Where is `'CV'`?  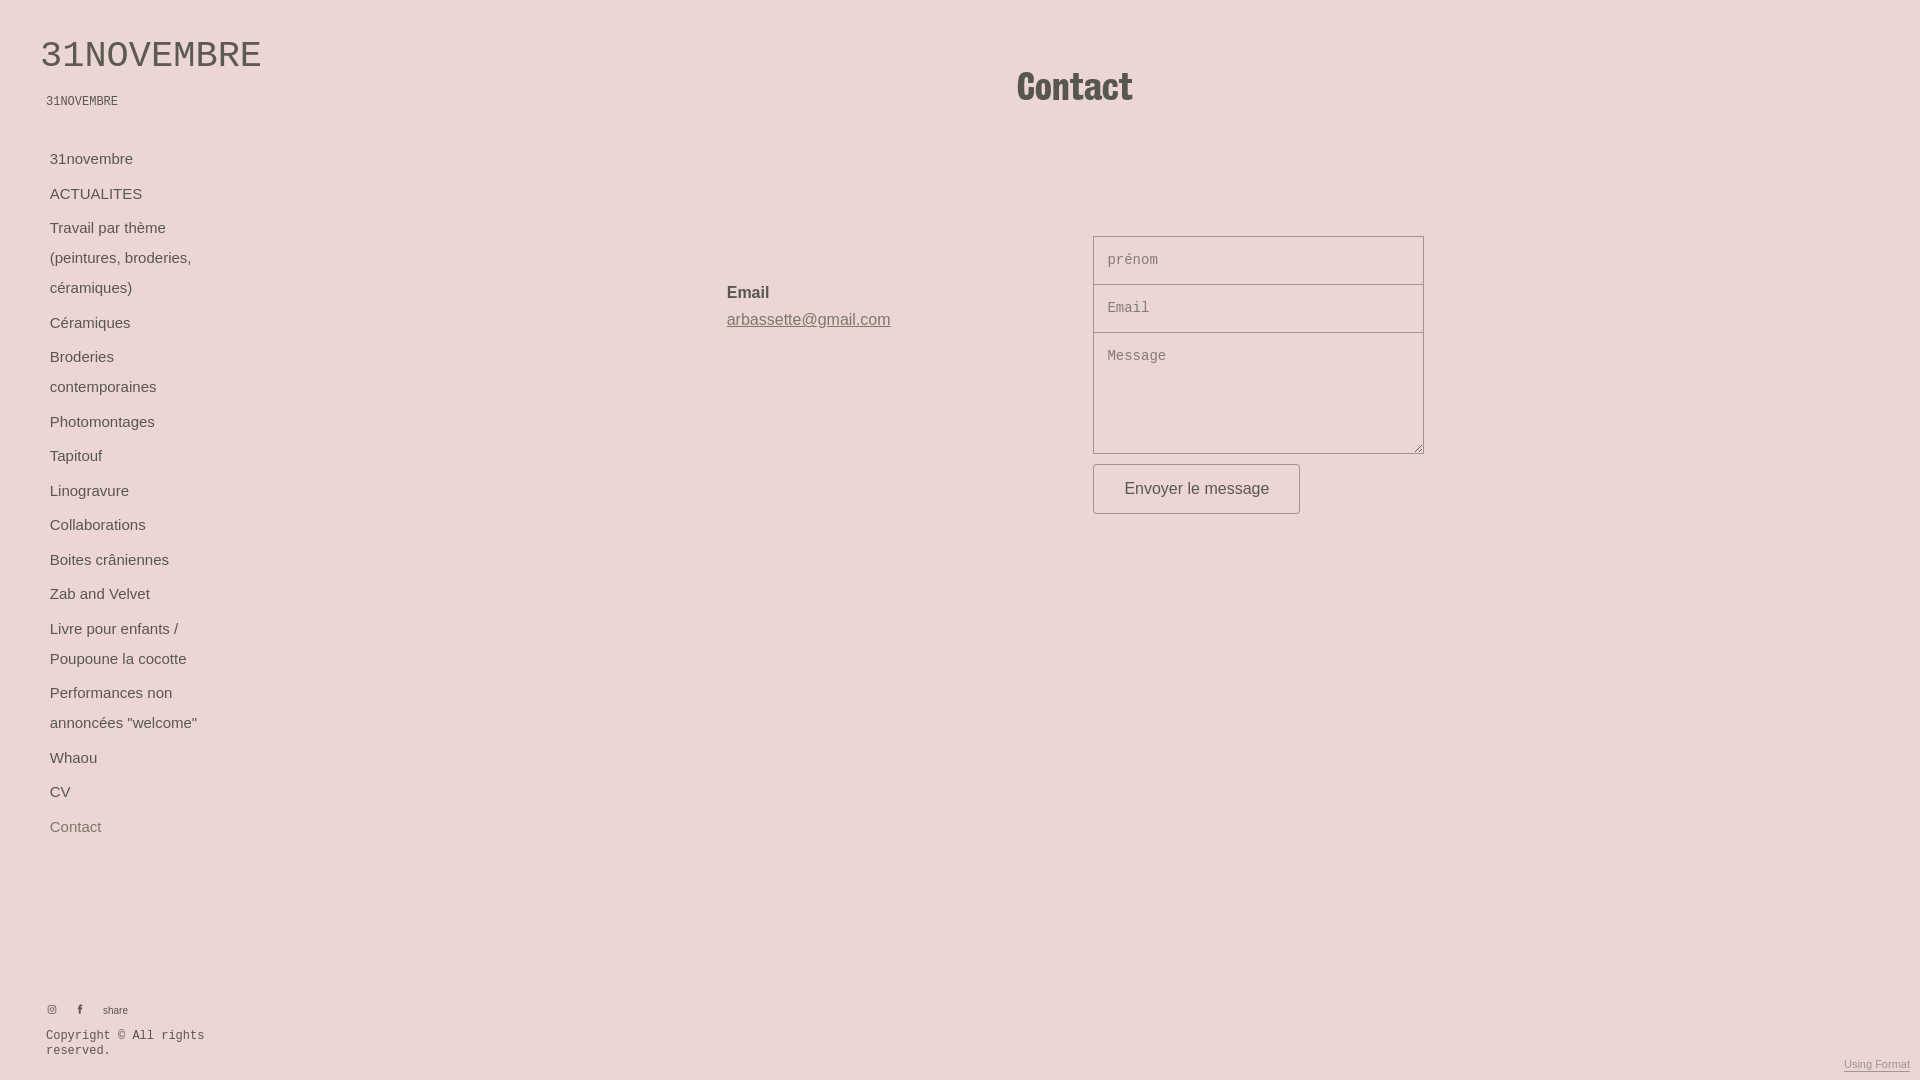 'CV' is located at coordinates (59, 790).